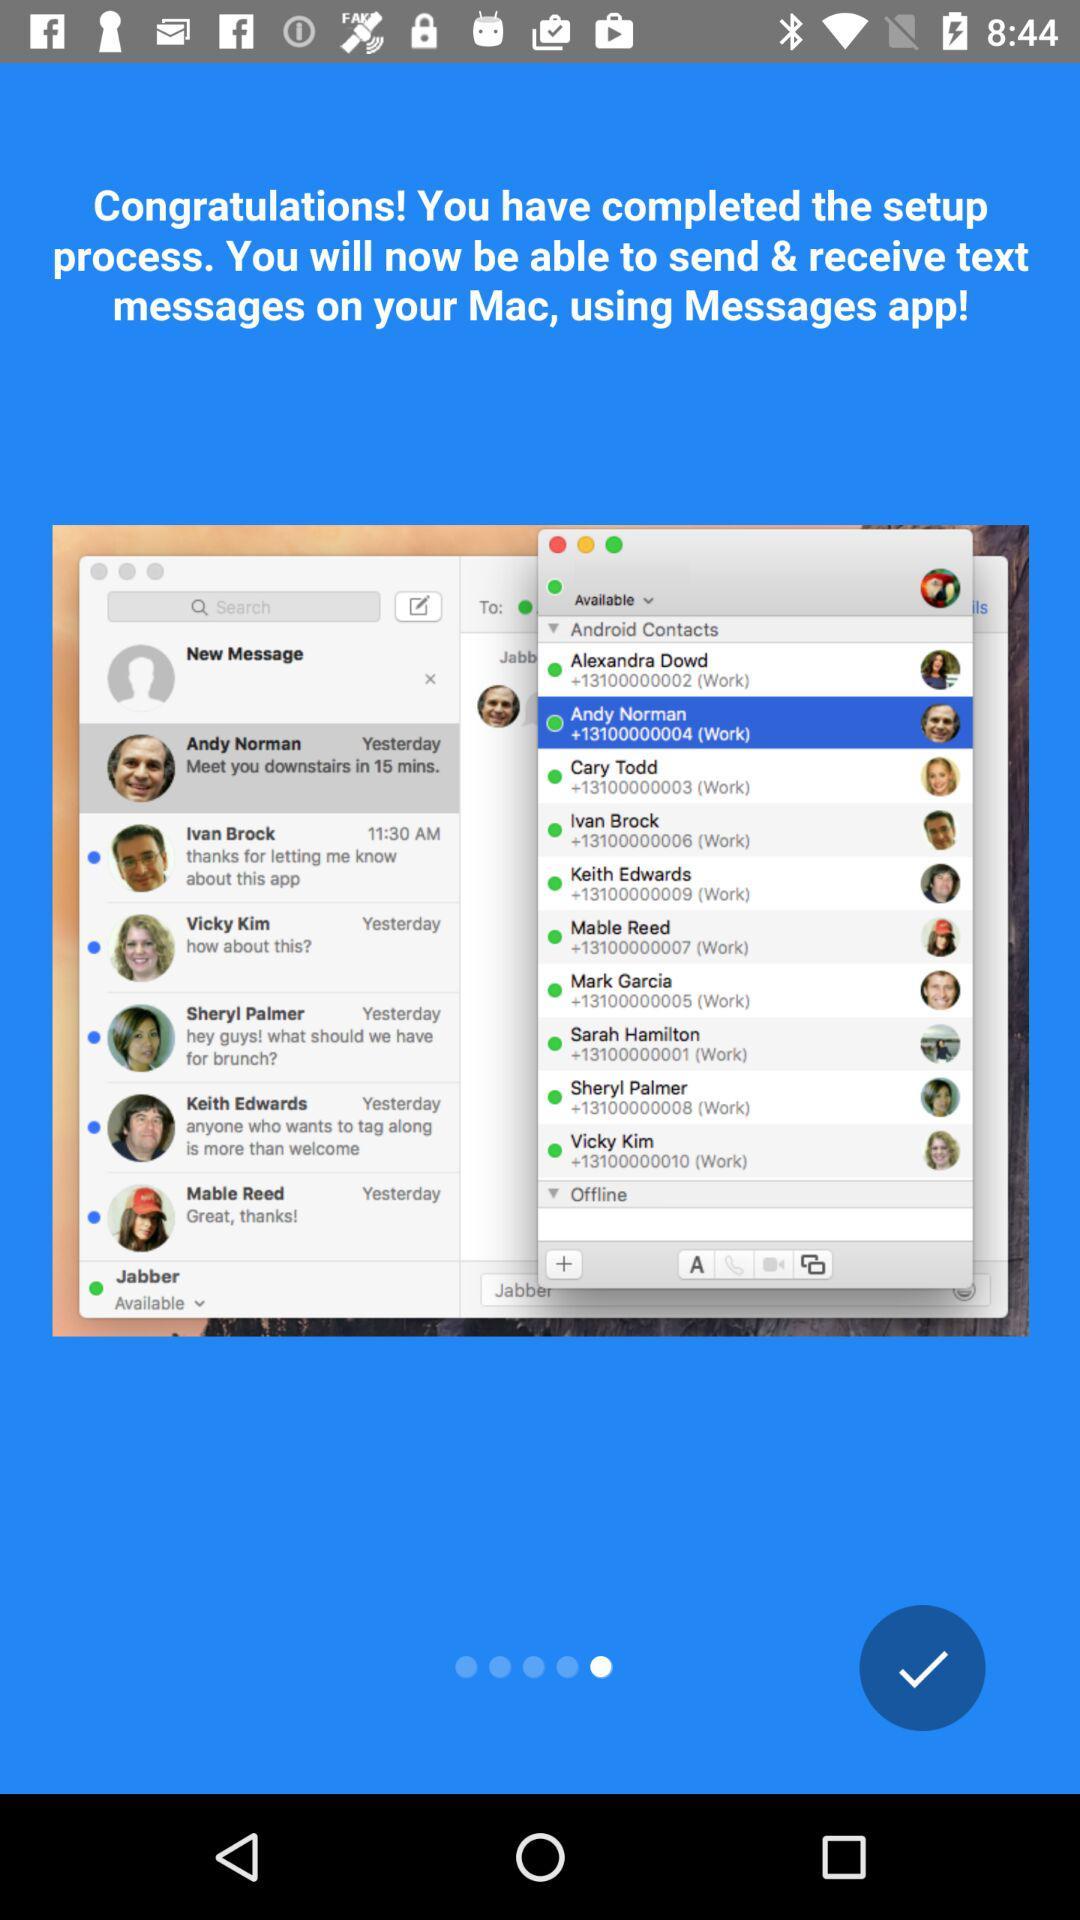  What do you see at coordinates (922, 1667) in the screenshot?
I see `ok button` at bounding box center [922, 1667].